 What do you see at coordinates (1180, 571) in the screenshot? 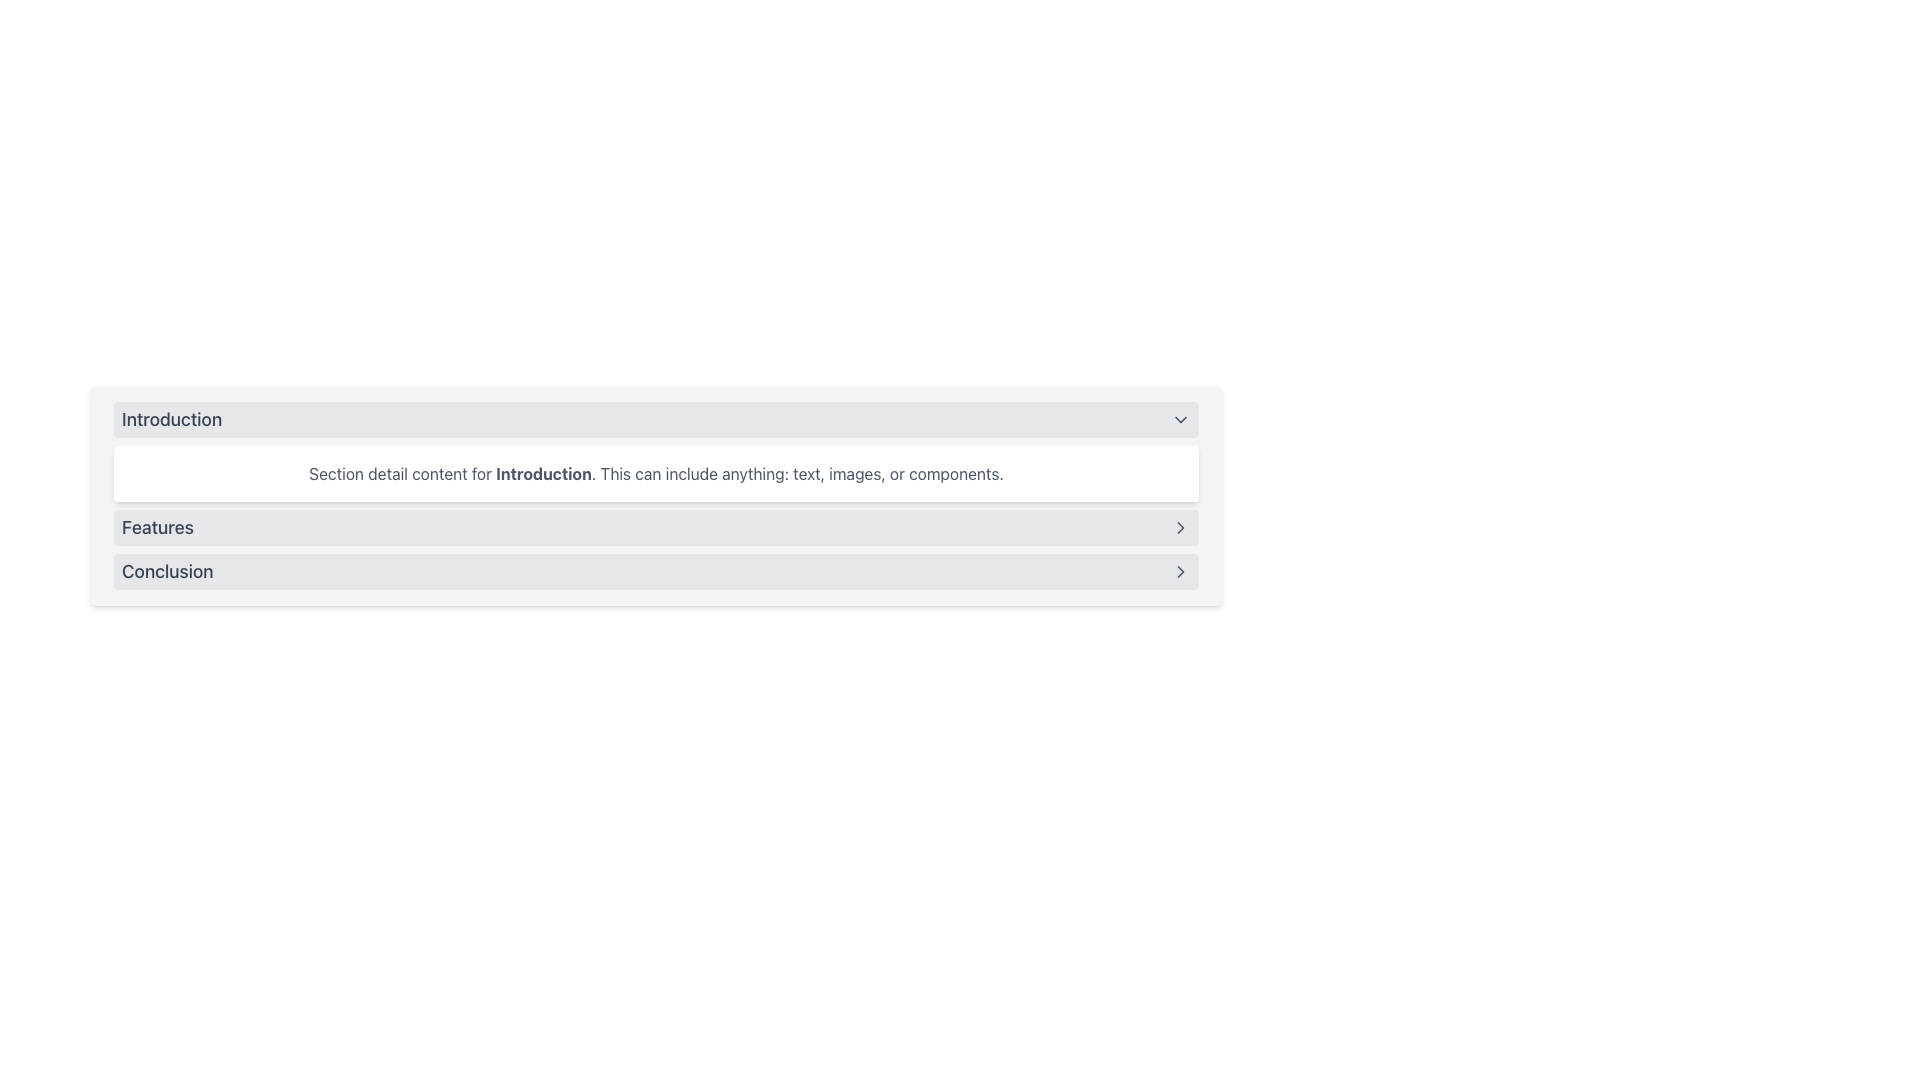
I see `the right-pointing chevron icon located next to the 'Conclusion' header` at bounding box center [1180, 571].